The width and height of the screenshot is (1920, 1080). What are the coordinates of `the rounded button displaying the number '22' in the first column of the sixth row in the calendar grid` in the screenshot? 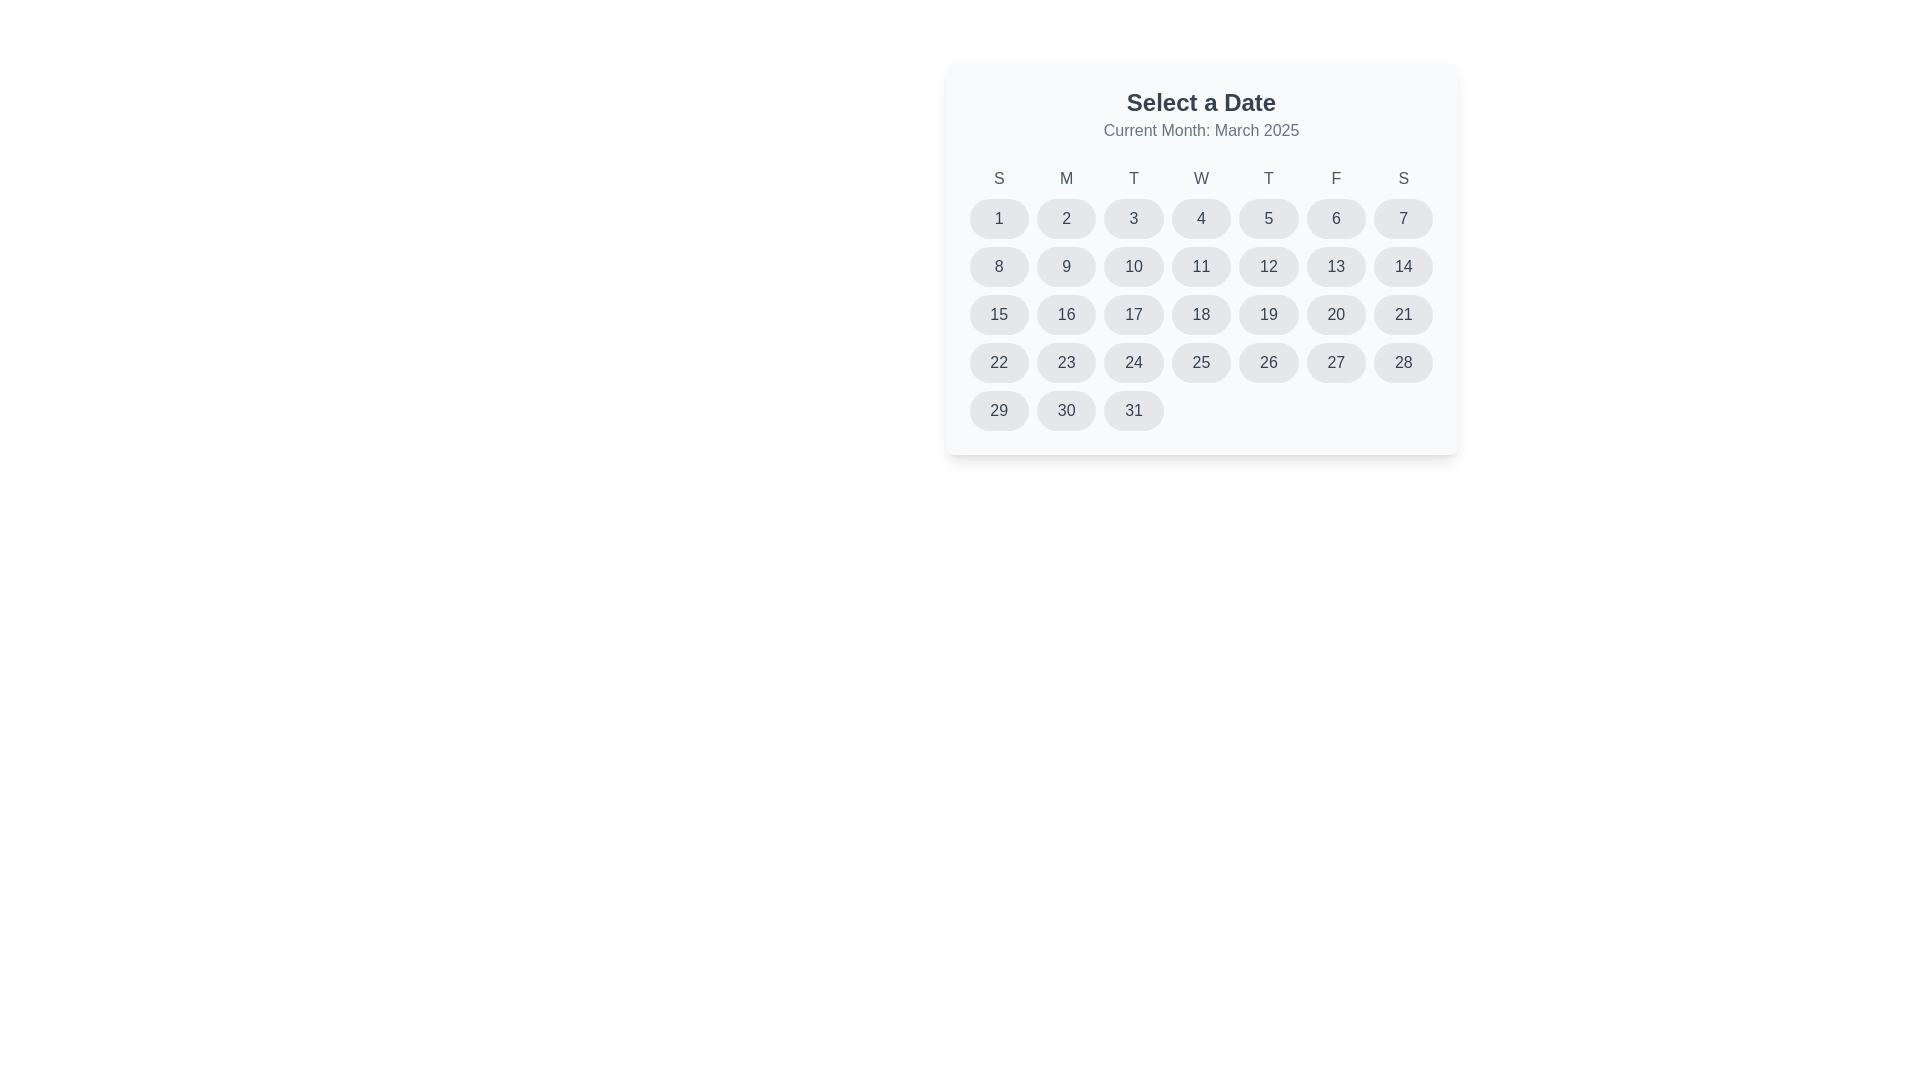 It's located at (999, 362).